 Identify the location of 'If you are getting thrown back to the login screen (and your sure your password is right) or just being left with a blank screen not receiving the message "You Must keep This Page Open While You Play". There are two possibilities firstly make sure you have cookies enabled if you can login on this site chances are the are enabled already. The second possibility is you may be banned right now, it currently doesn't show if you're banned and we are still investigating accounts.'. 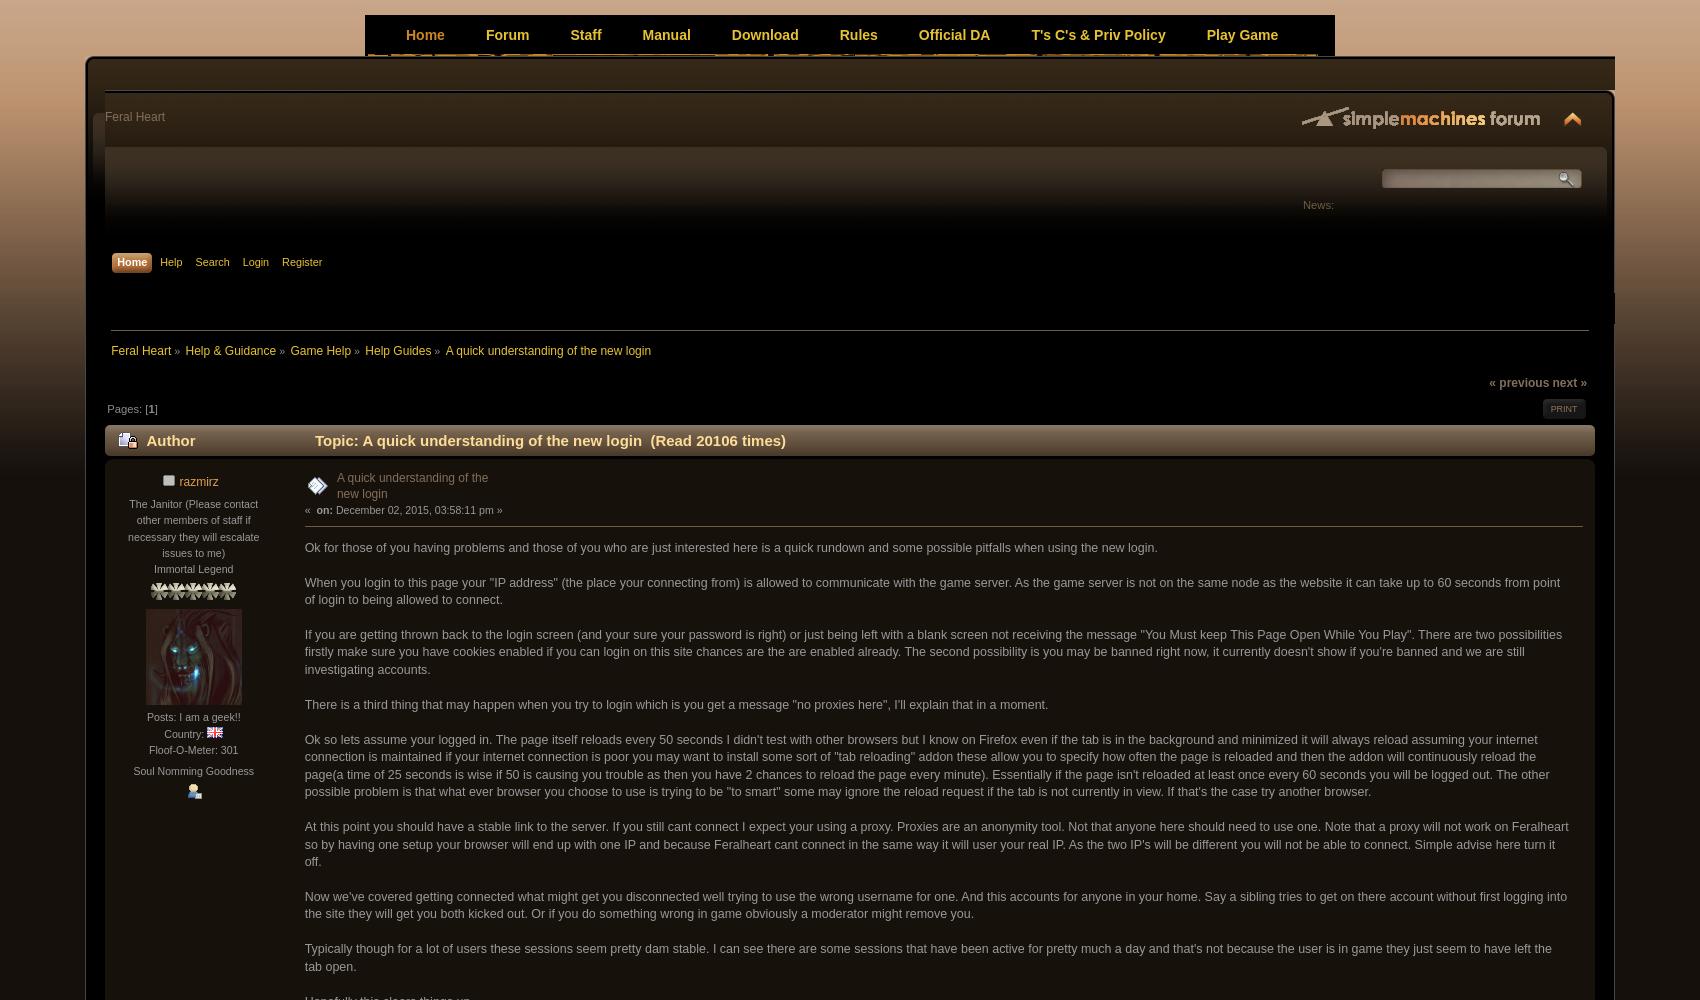
(932, 651).